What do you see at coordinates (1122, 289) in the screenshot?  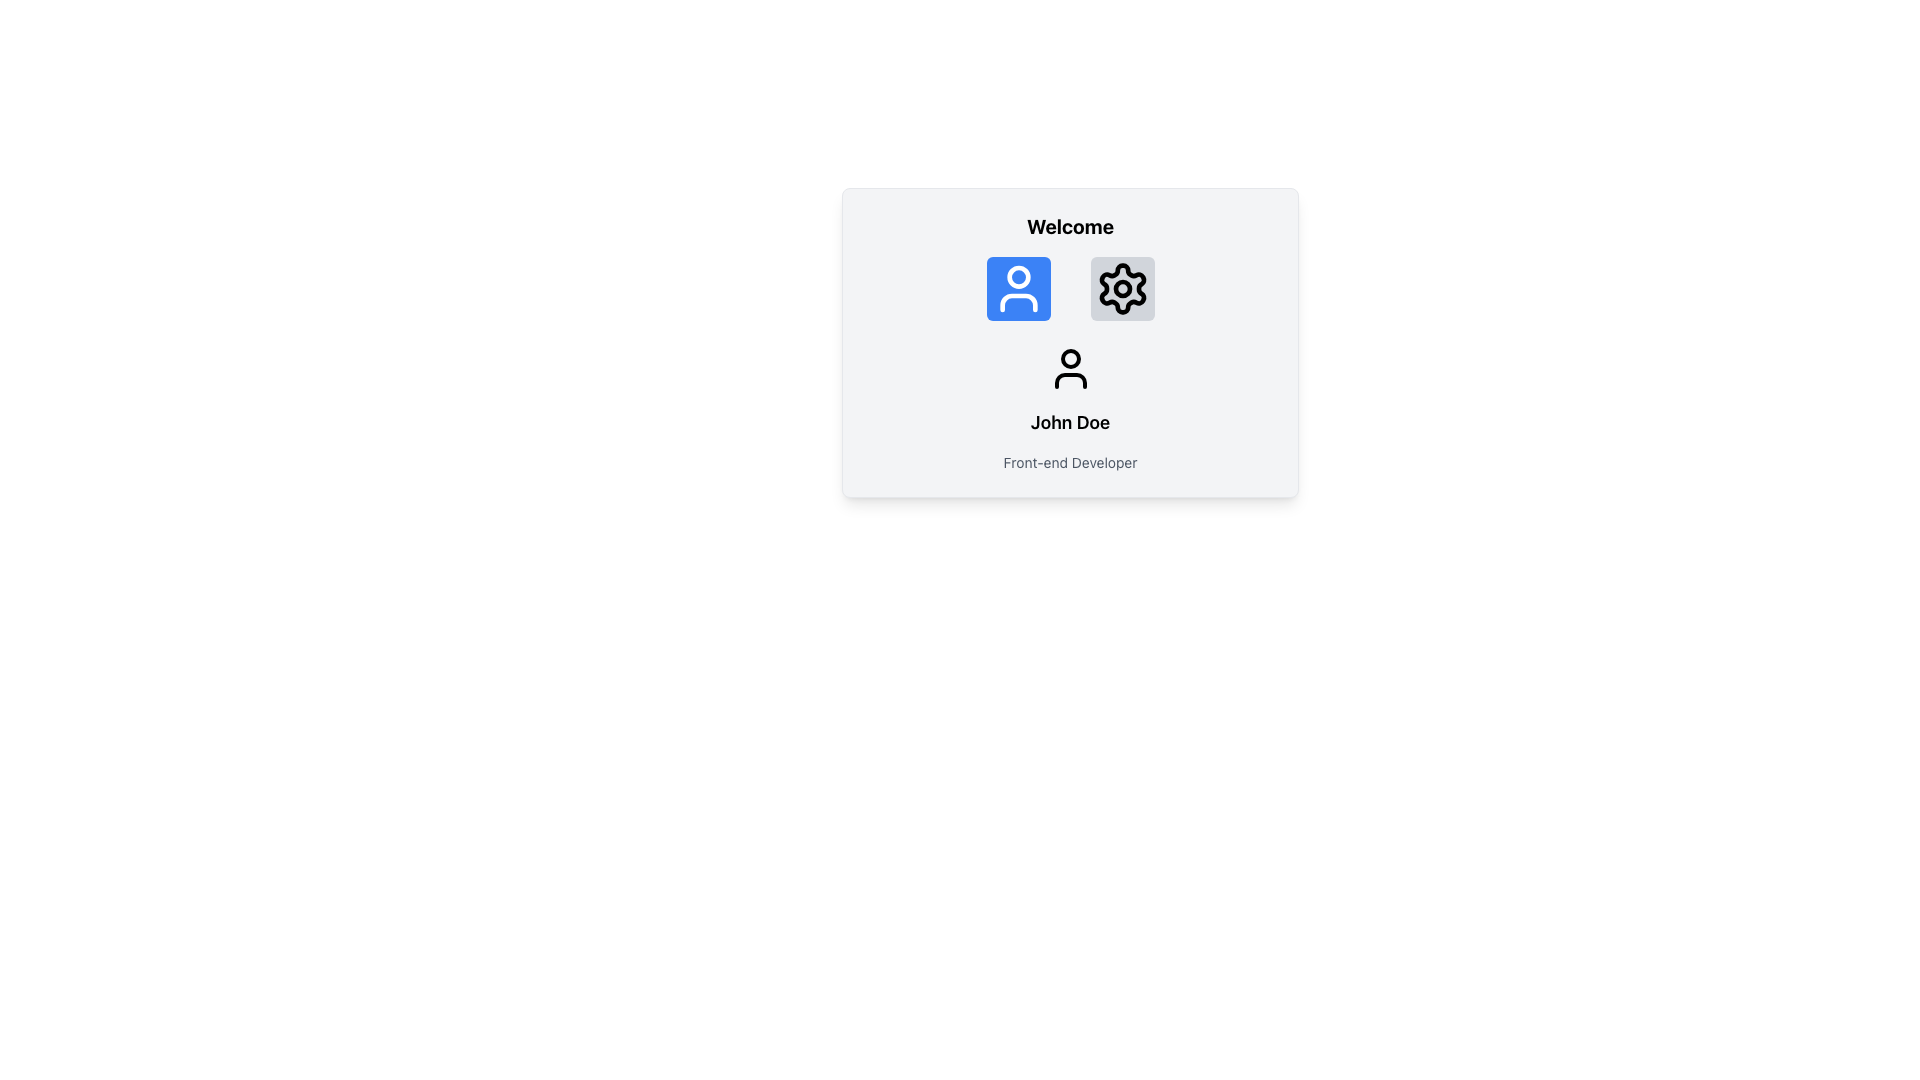 I see `the gear icon with a gray background and a black gear symbol` at bounding box center [1122, 289].